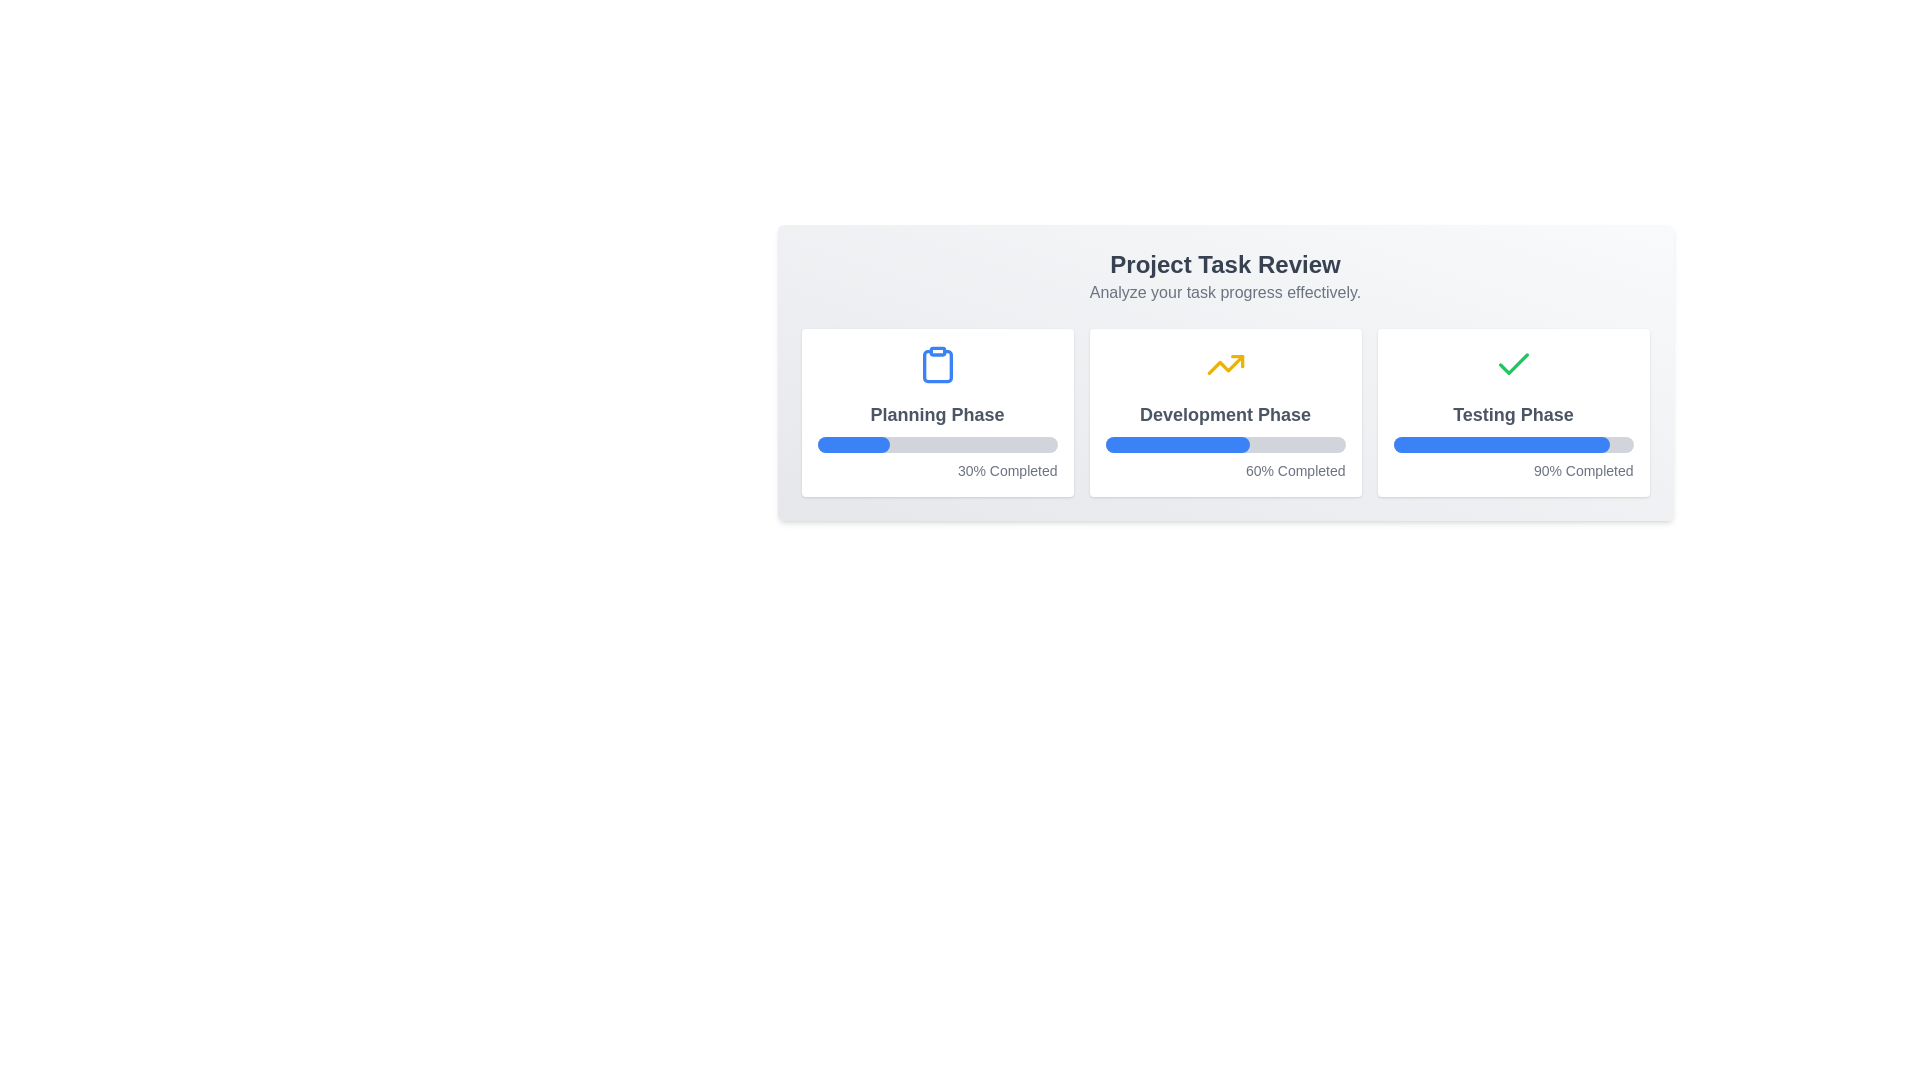 This screenshot has width=1920, height=1080. What do you see at coordinates (1224, 293) in the screenshot?
I see `the descriptive tagline text element located beneath the header 'Project Task Review', which provides supporting information about the section` at bounding box center [1224, 293].